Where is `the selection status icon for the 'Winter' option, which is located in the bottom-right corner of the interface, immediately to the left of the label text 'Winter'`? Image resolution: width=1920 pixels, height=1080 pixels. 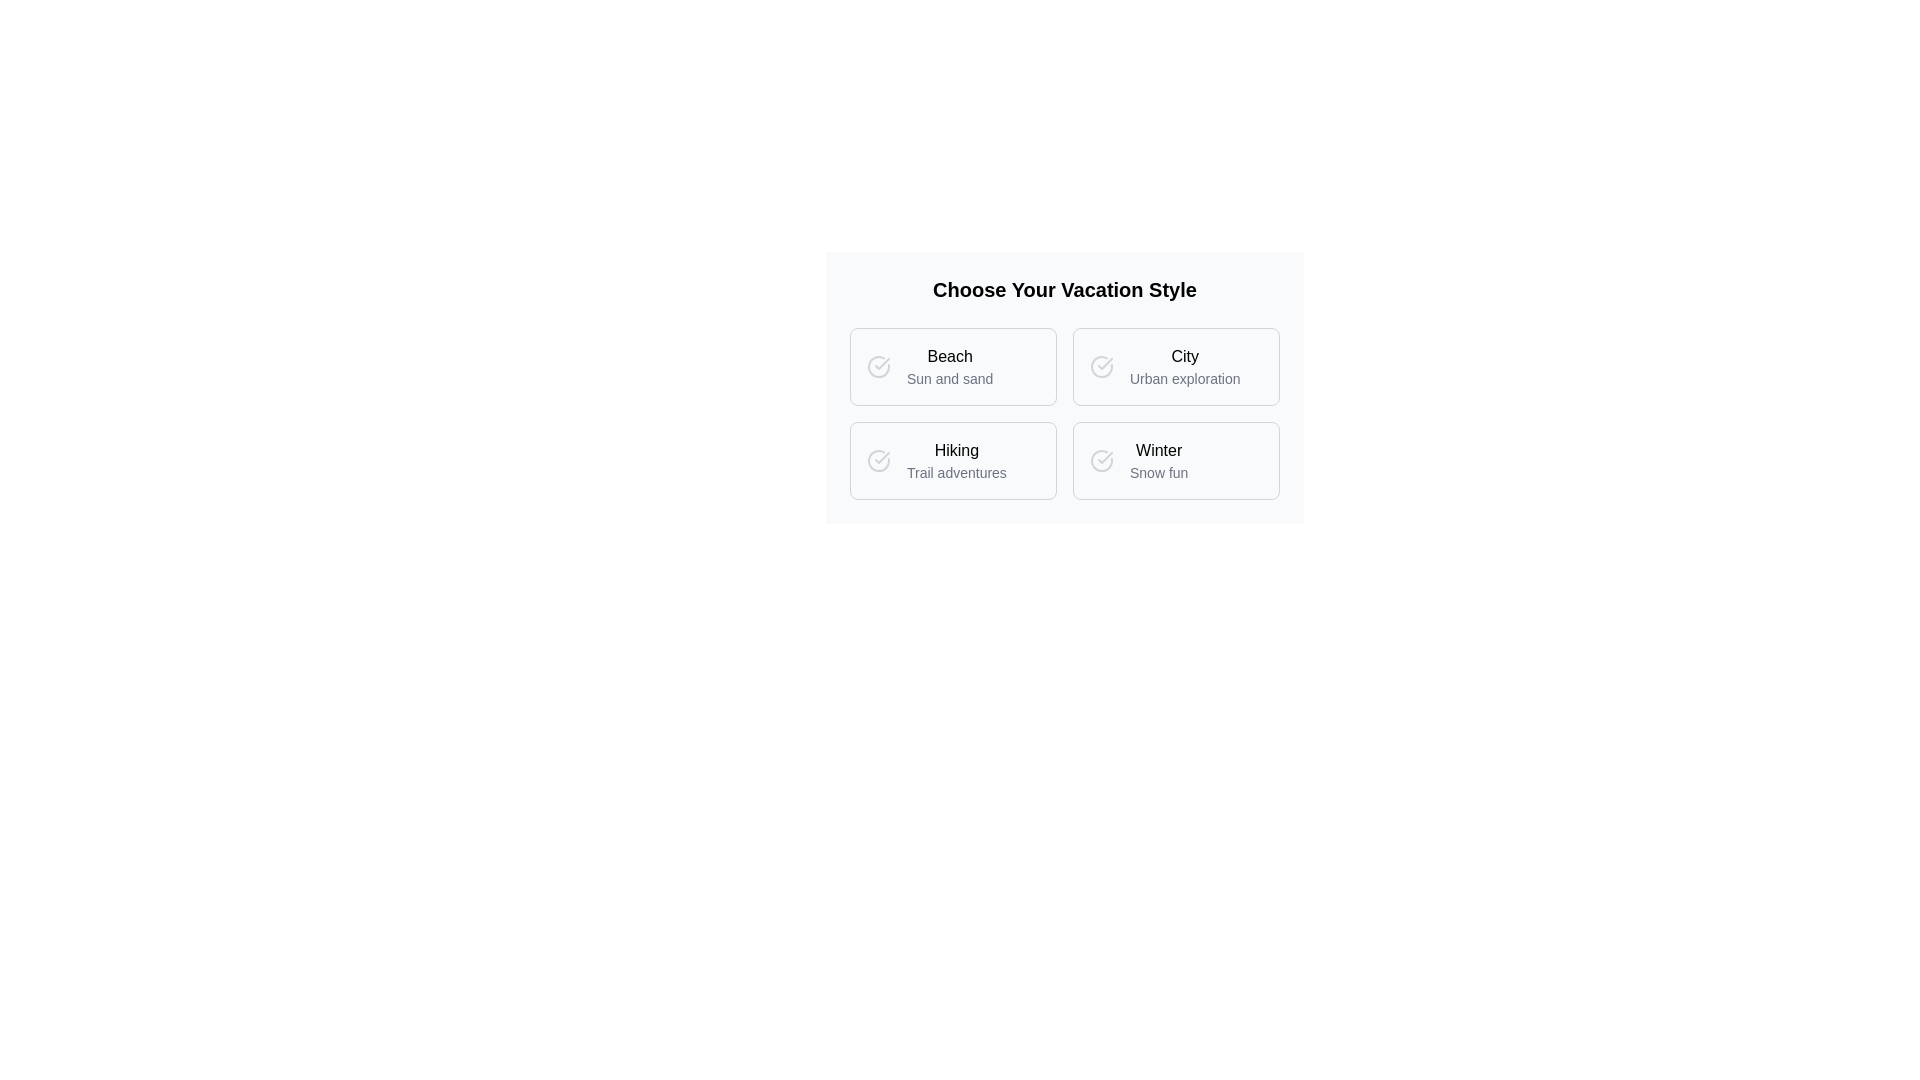 the selection status icon for the 'Winter' option, which is located in the bottom-right corner of the interface, immediately to the left of the label text 'Winter' is located at coordinates (1101, 461).